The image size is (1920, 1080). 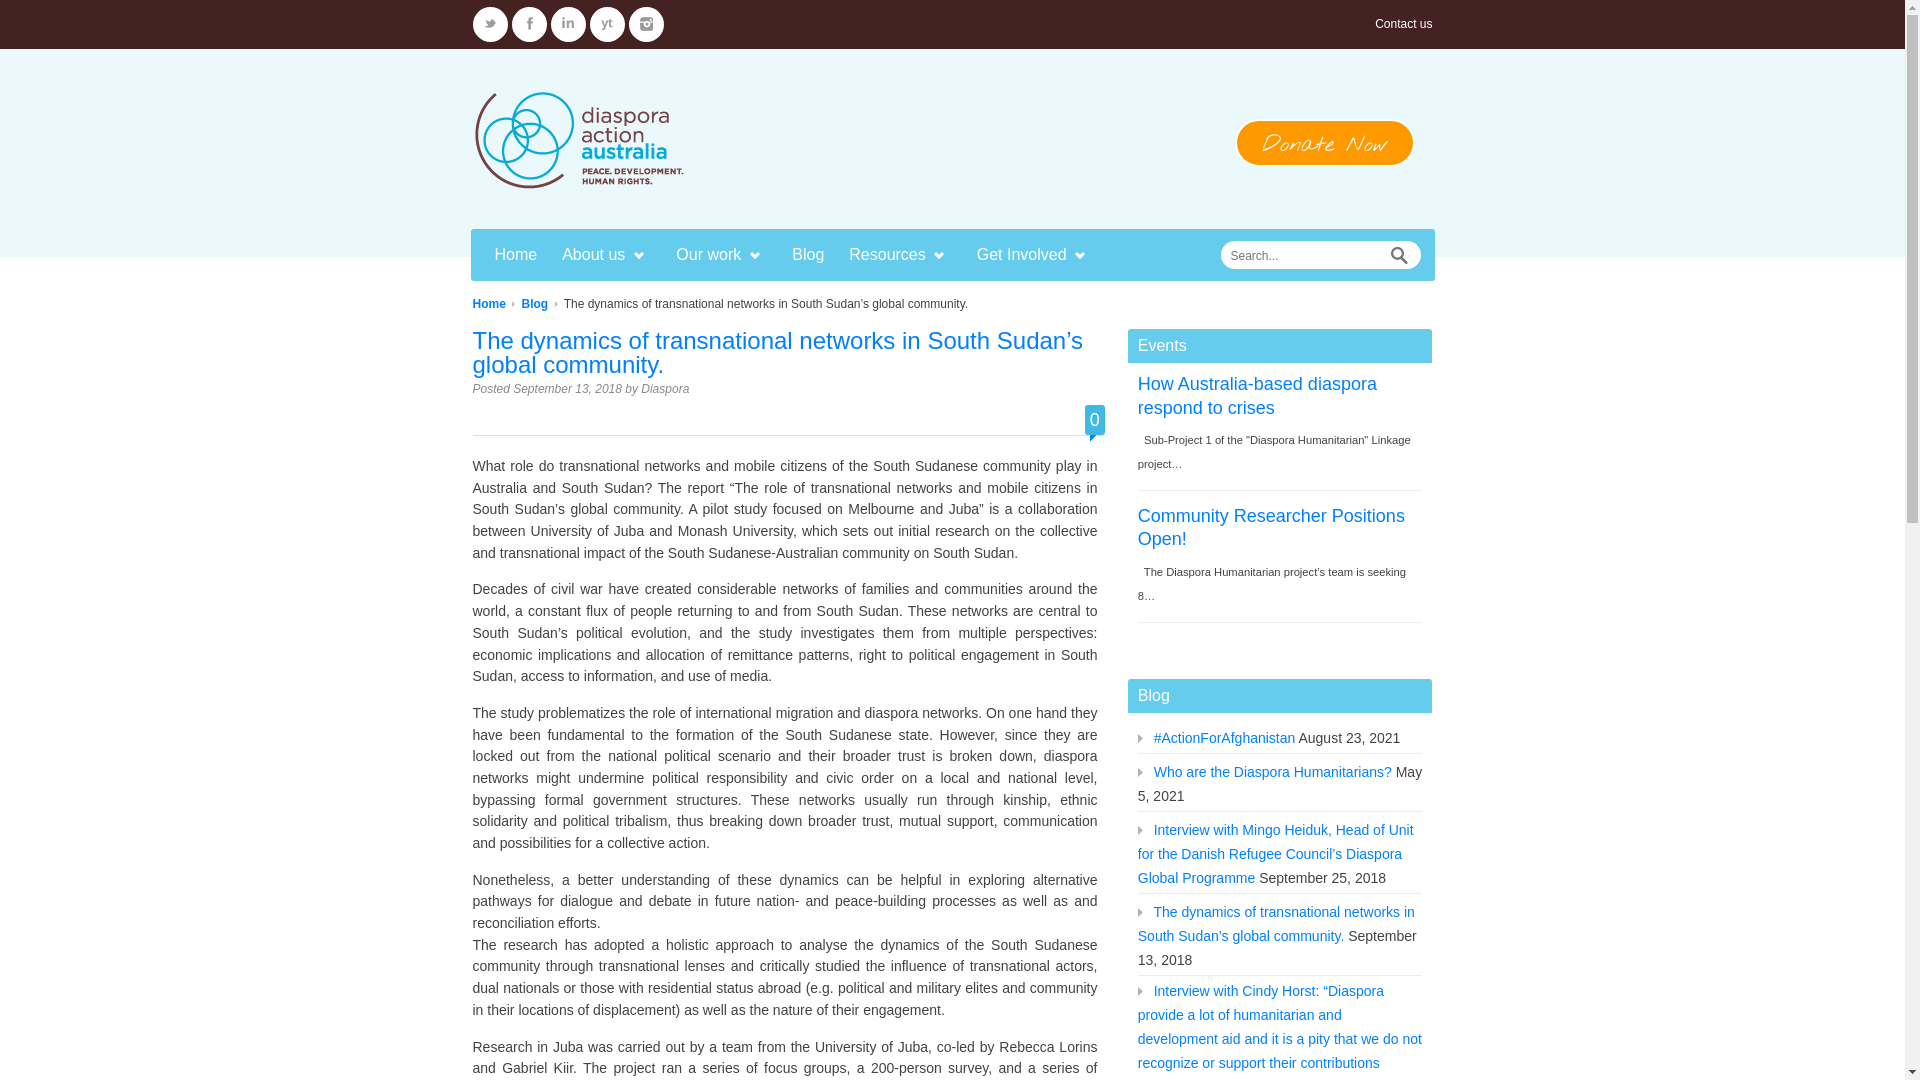 What do you see at coordinates (1324, 141) in the screenshot?
I see `'Donate Now'` at bounding box center [1324, 141].